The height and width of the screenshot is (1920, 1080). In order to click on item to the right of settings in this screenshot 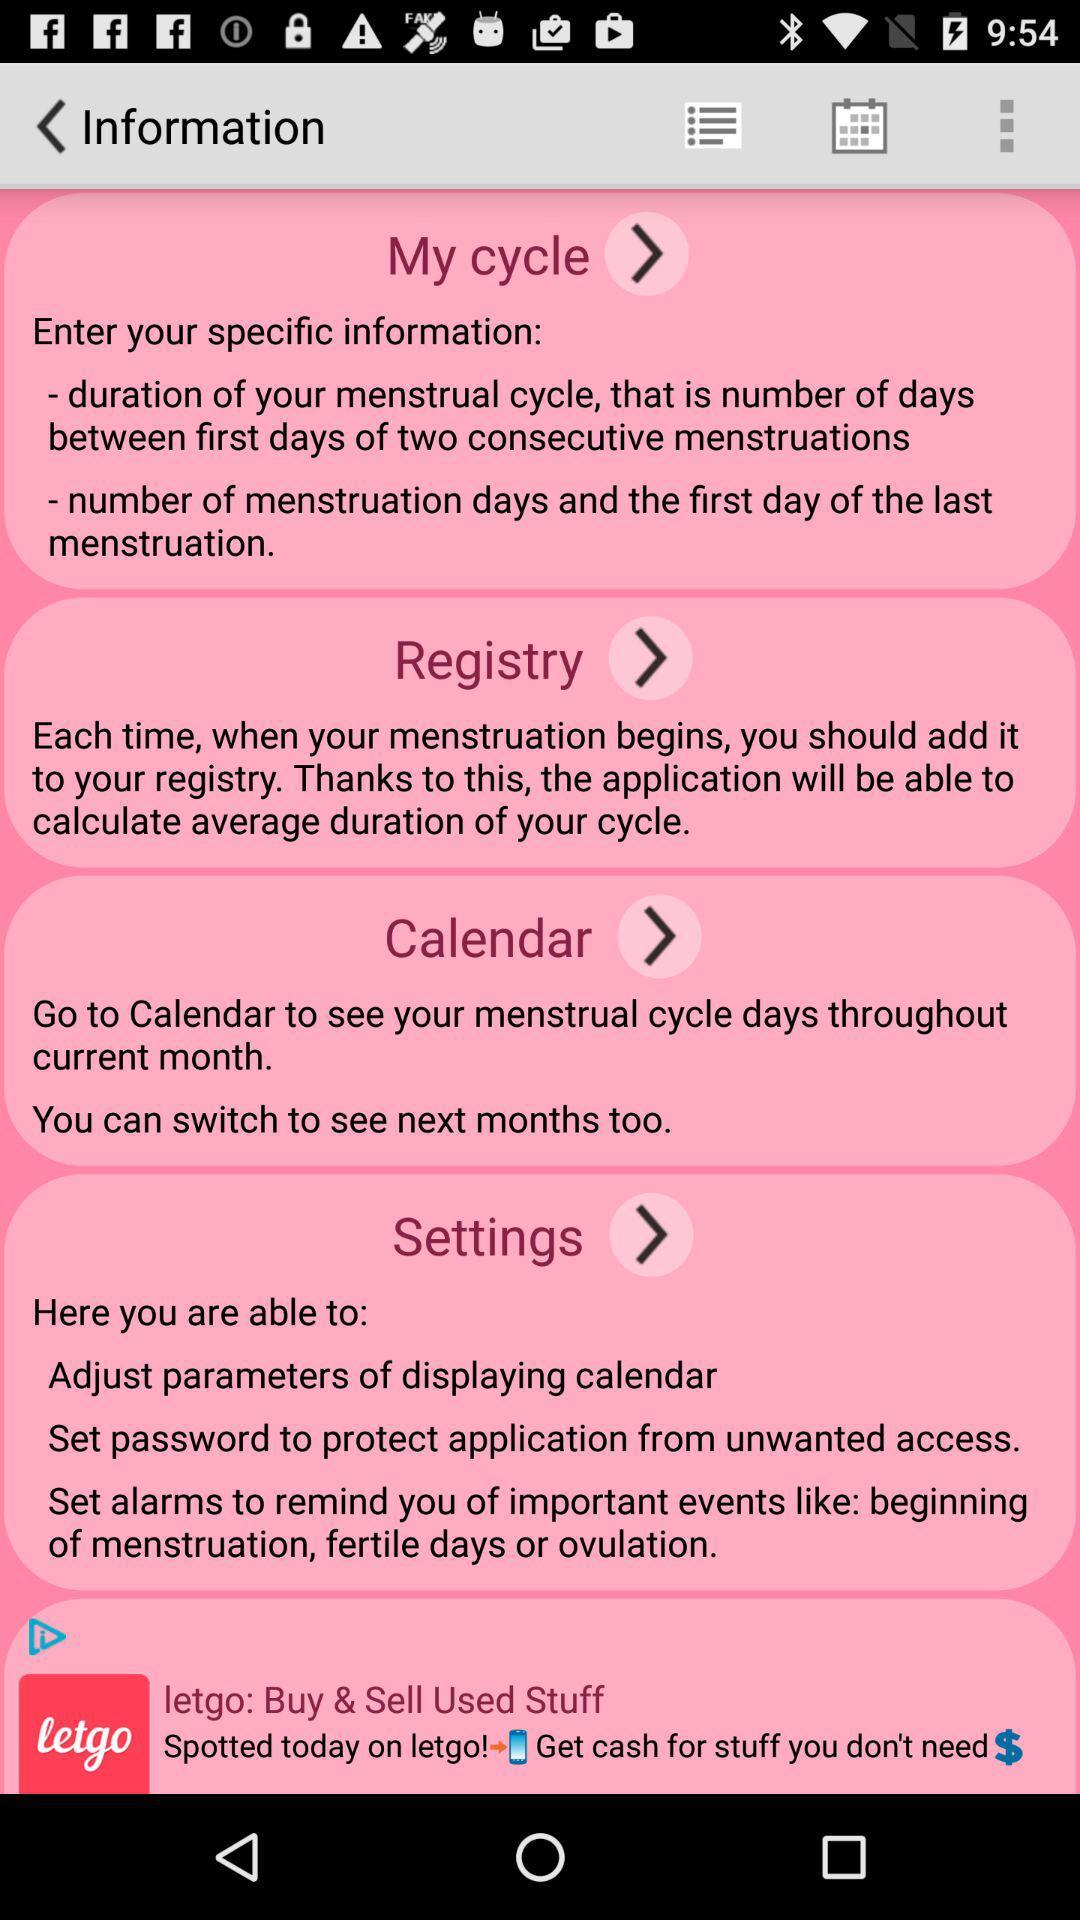, I will do `click(651, 1233)`.